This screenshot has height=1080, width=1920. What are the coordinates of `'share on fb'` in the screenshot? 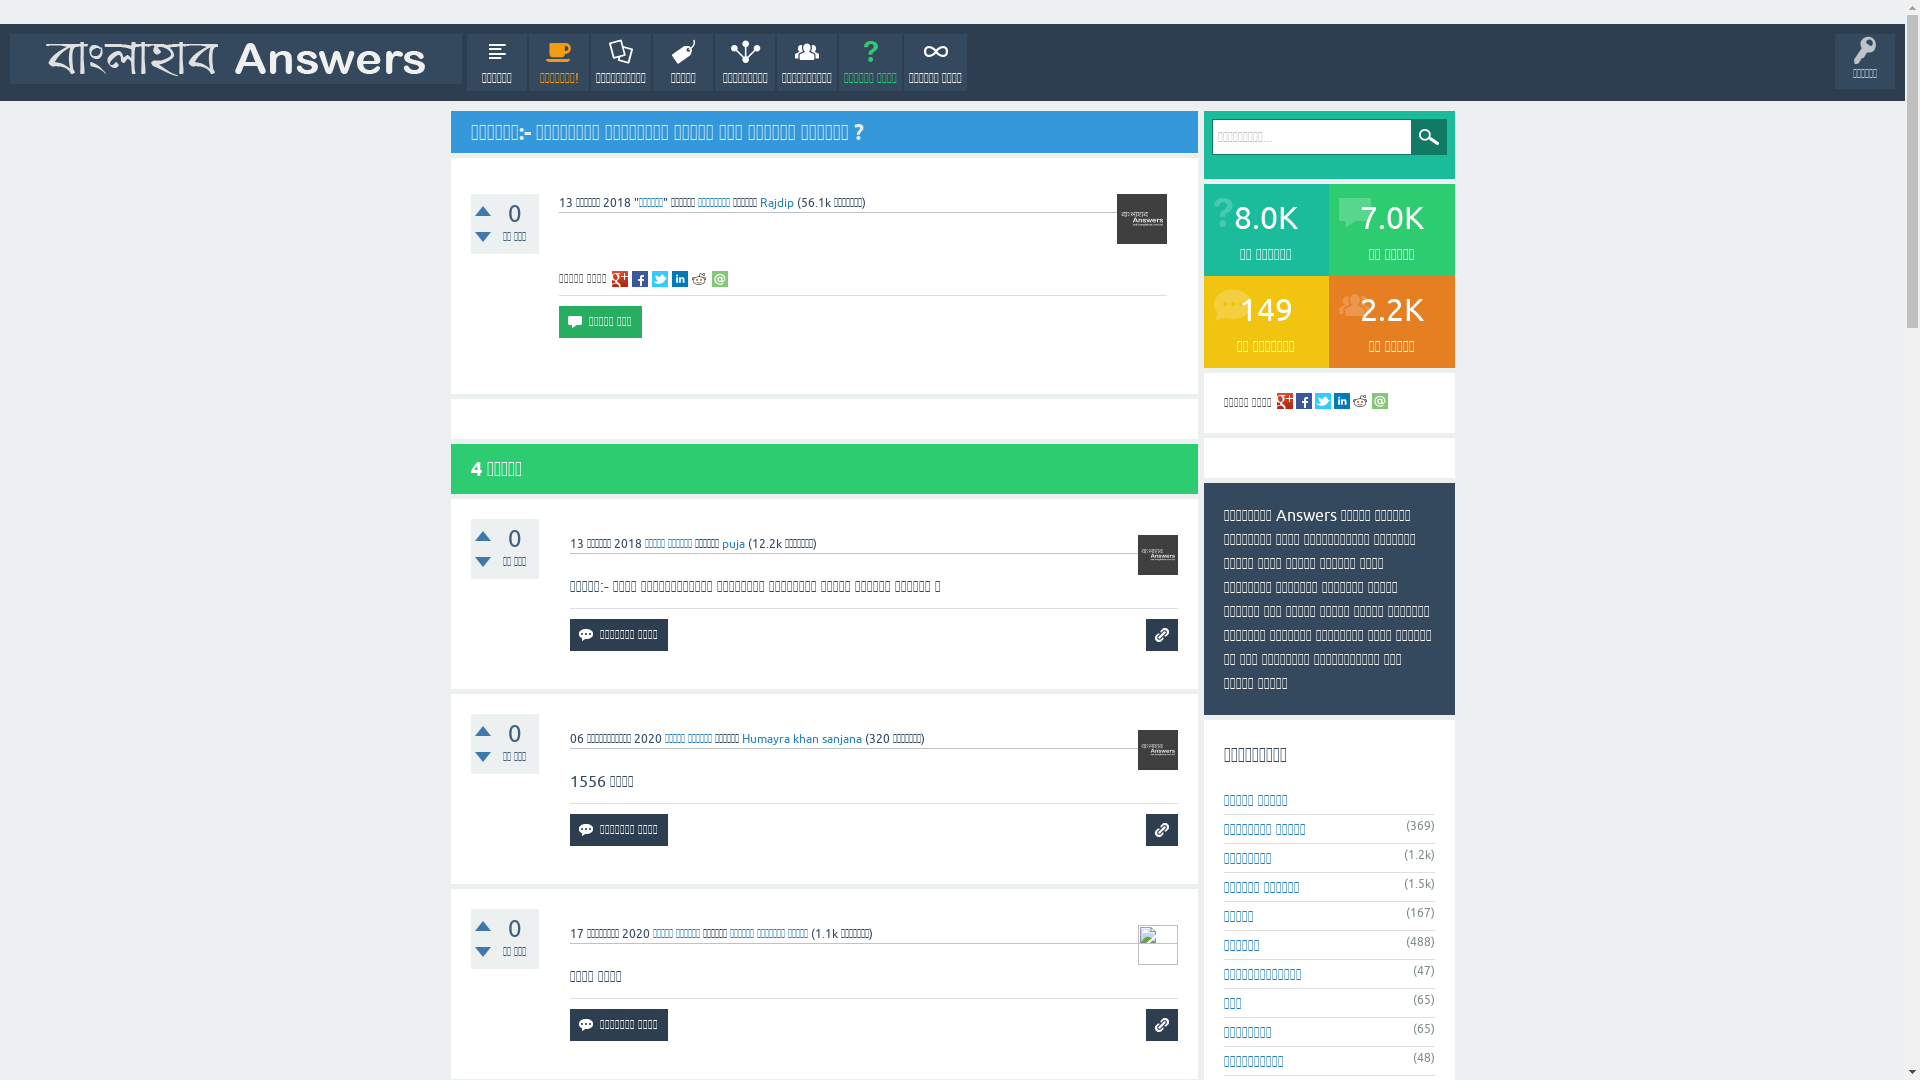 It's located at (631, 278).